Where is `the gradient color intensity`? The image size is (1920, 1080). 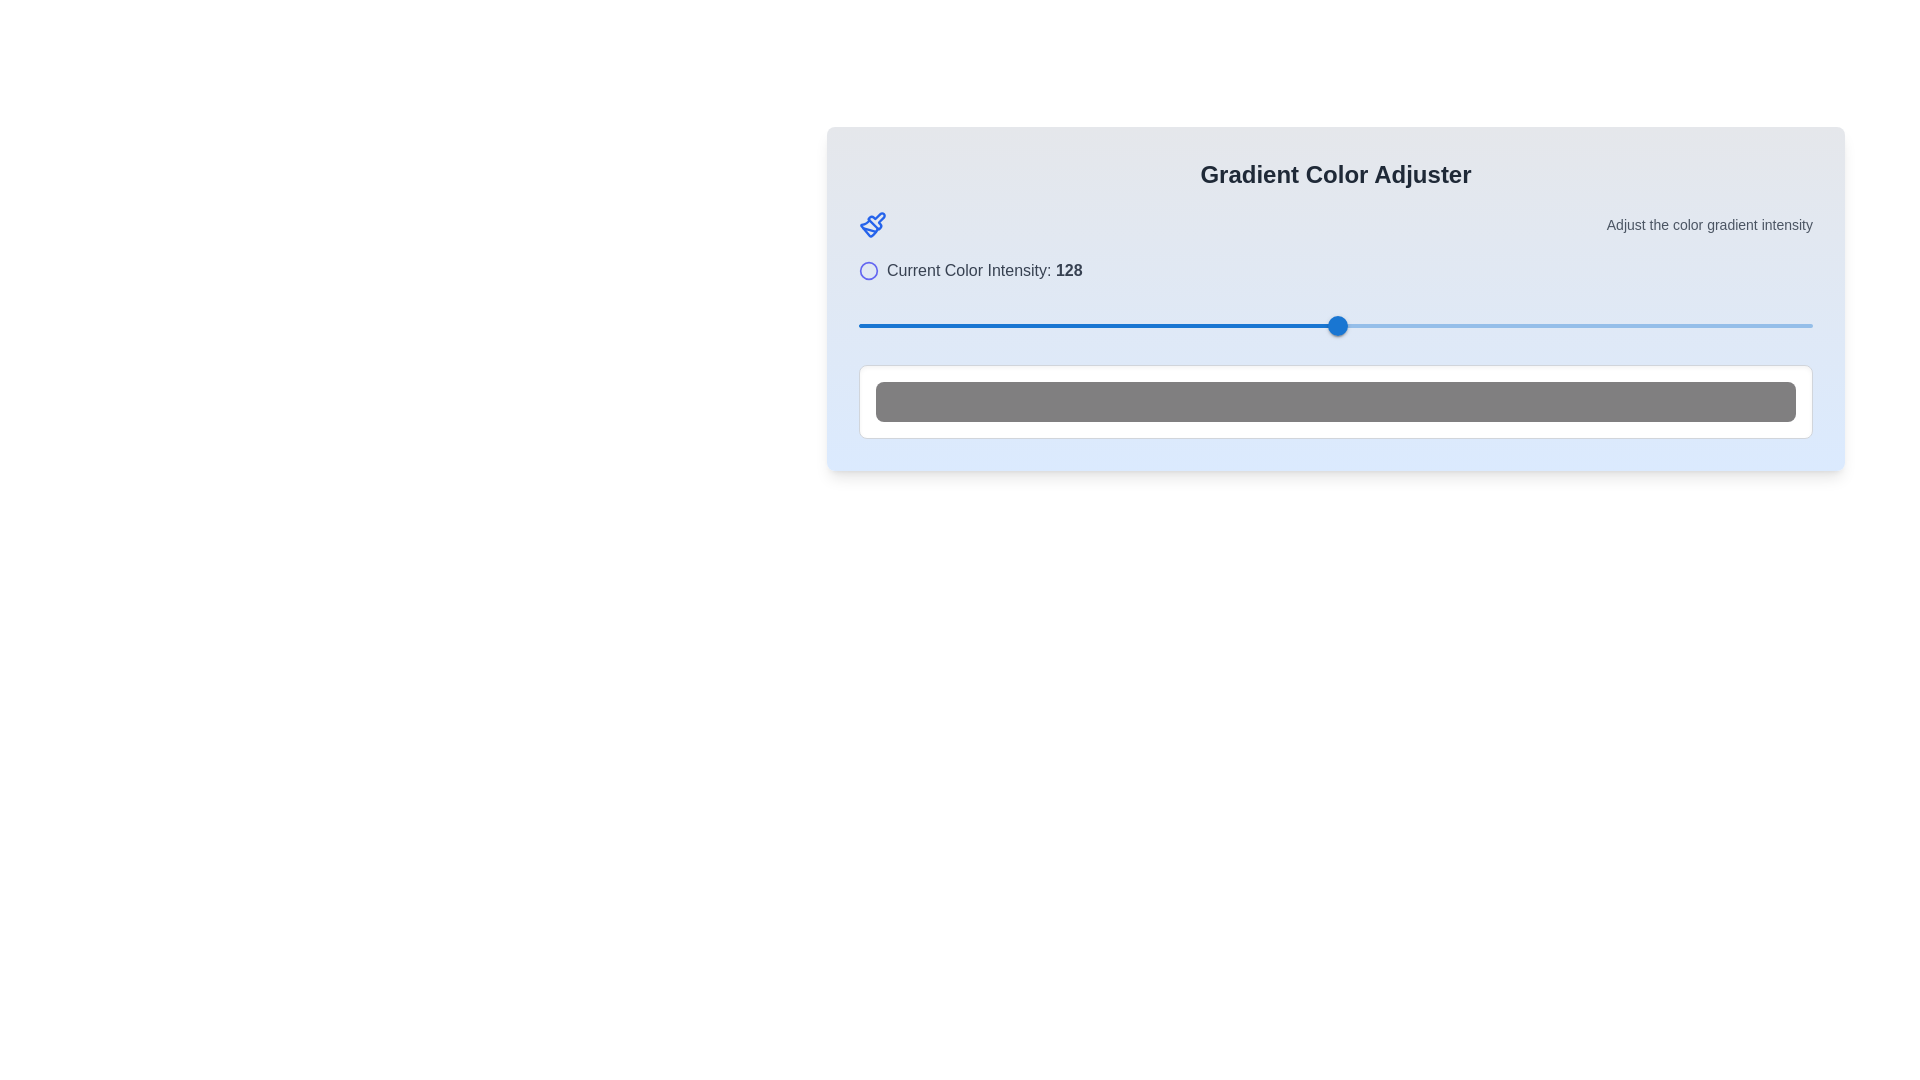
the gradient color intensity is located at coordinates (859, 325).